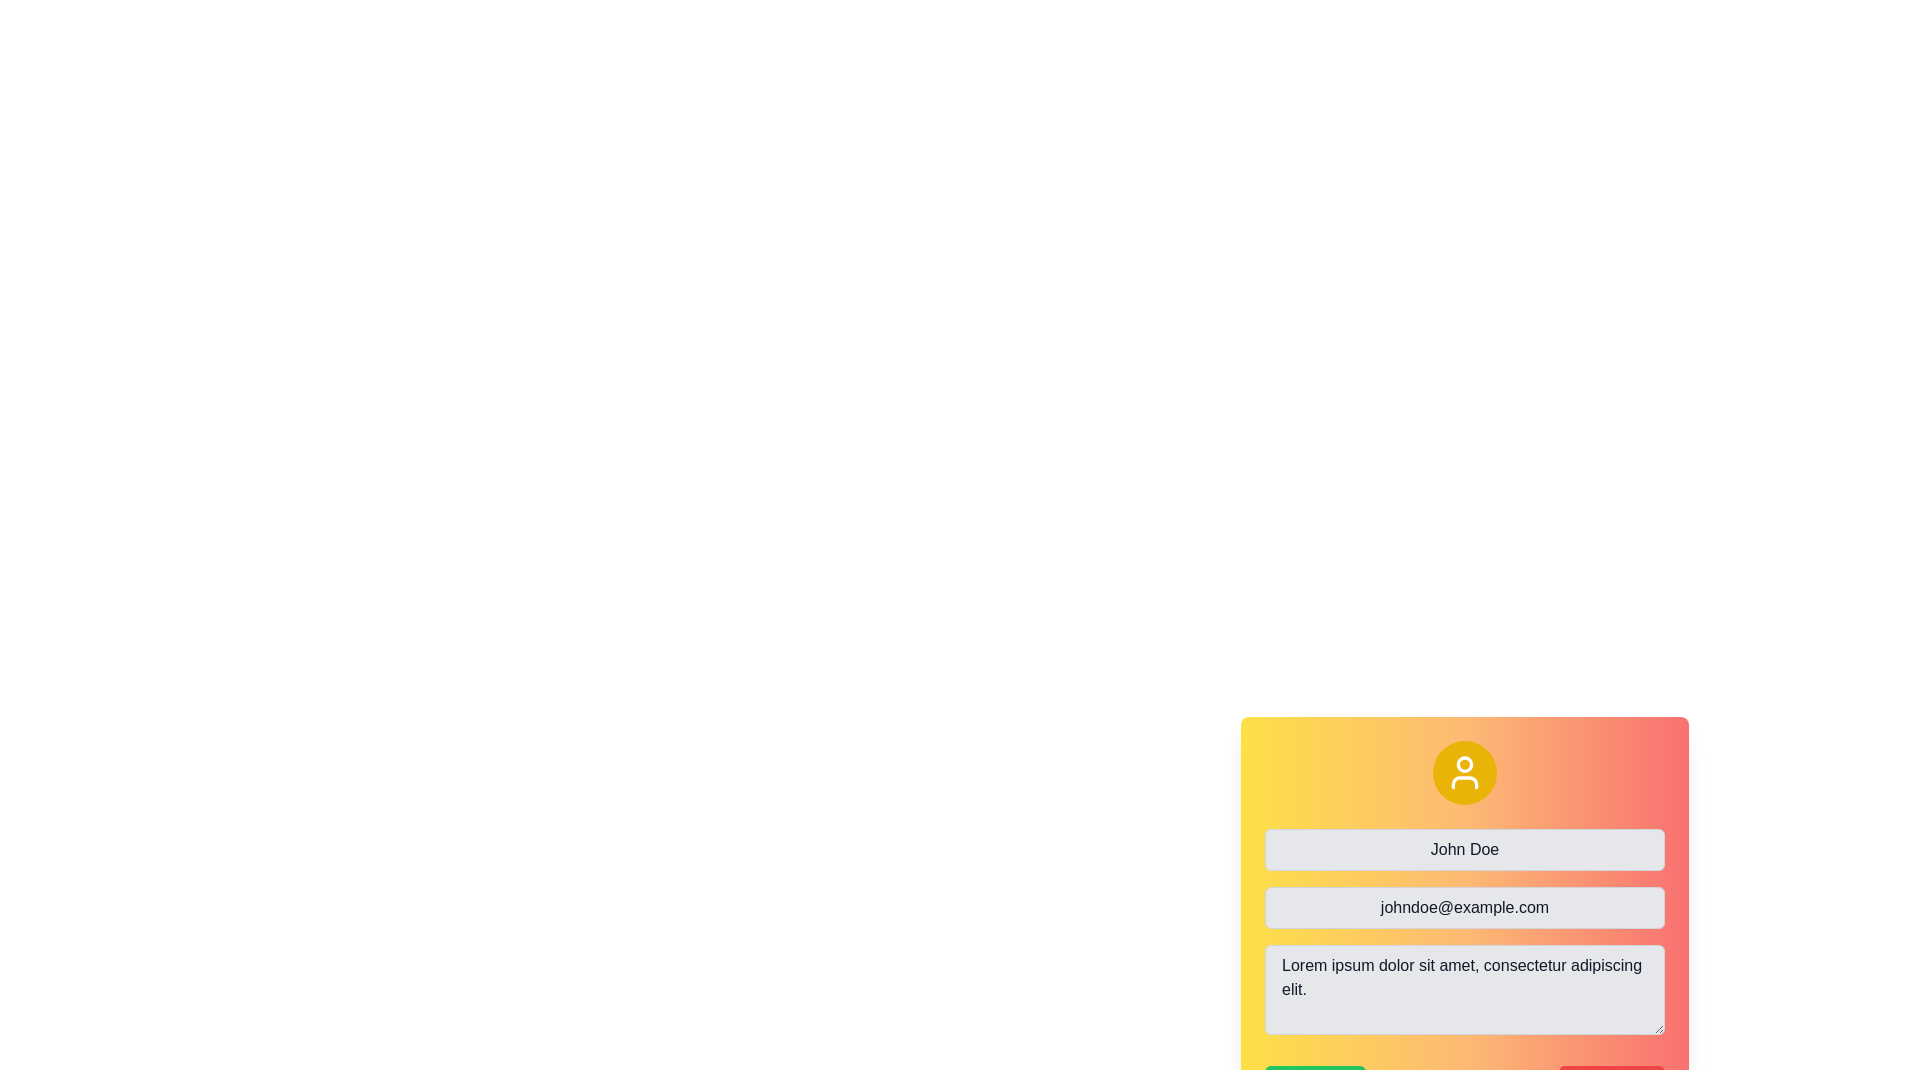 This screenshot has height=1080, width=1920. Describe the element at coordinates (1464, 935) in the screenshot. I see `the Text Area located beneath the input fields for 'John Doe' and 'johndoe@example.com', and above the action buttons` at that location.